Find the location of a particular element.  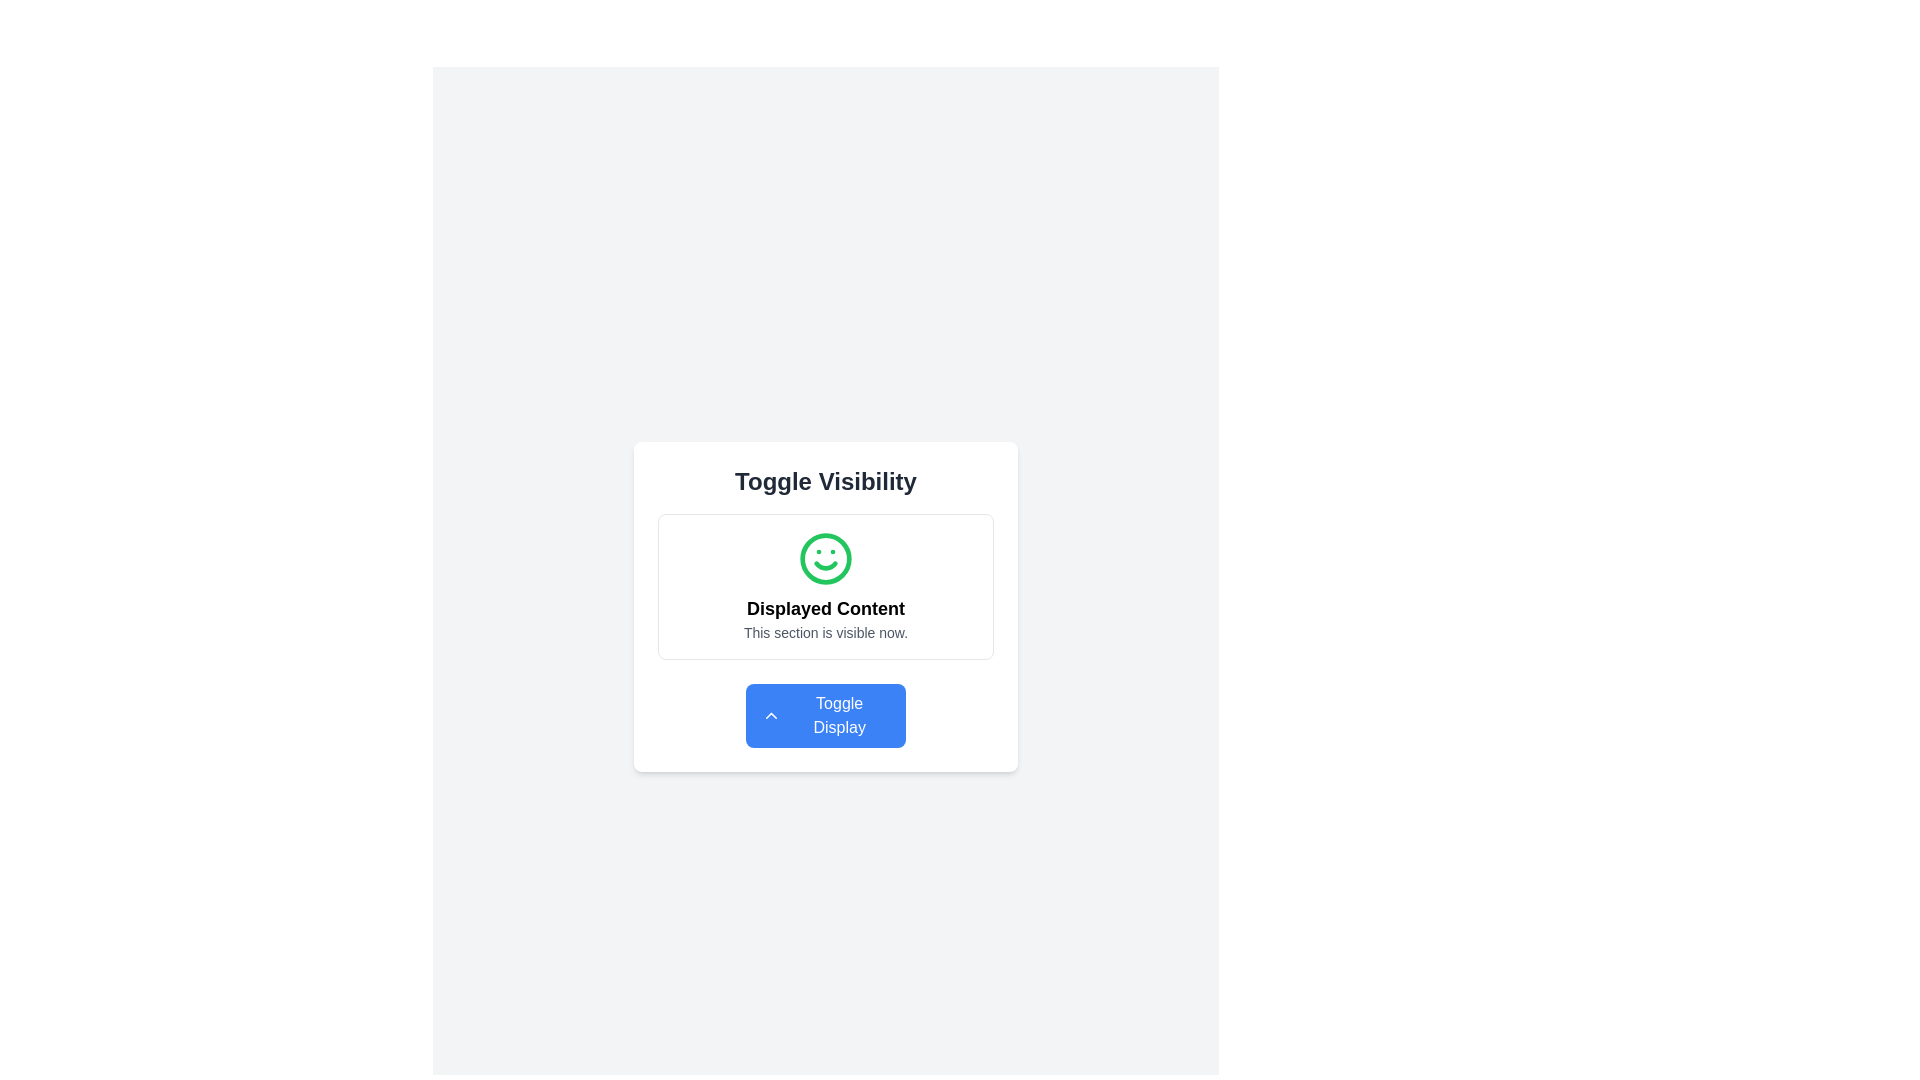

the static text label displaying 'This section is visible now.' located below the title 'Displayed Content' is located at coordinates (825, 632).